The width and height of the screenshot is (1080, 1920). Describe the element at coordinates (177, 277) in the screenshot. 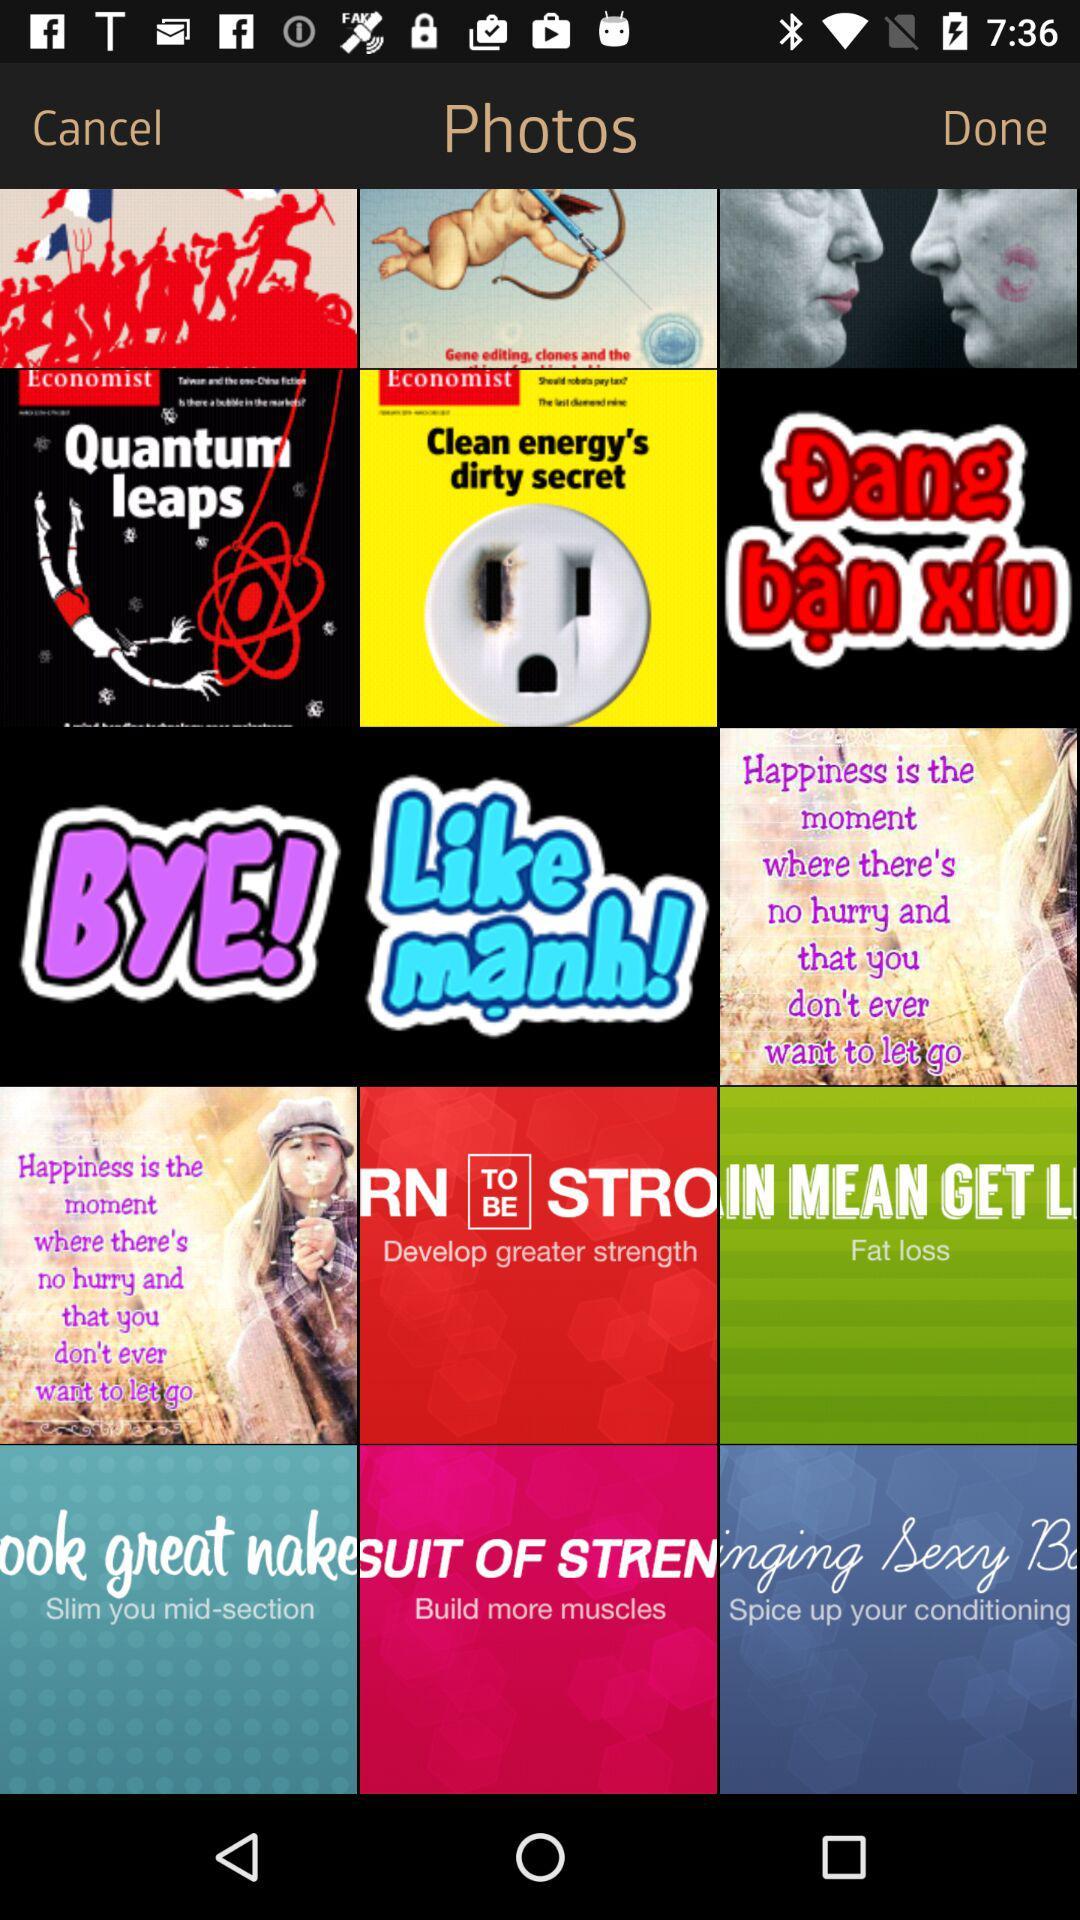

I see `the item below cancel item` at that location.